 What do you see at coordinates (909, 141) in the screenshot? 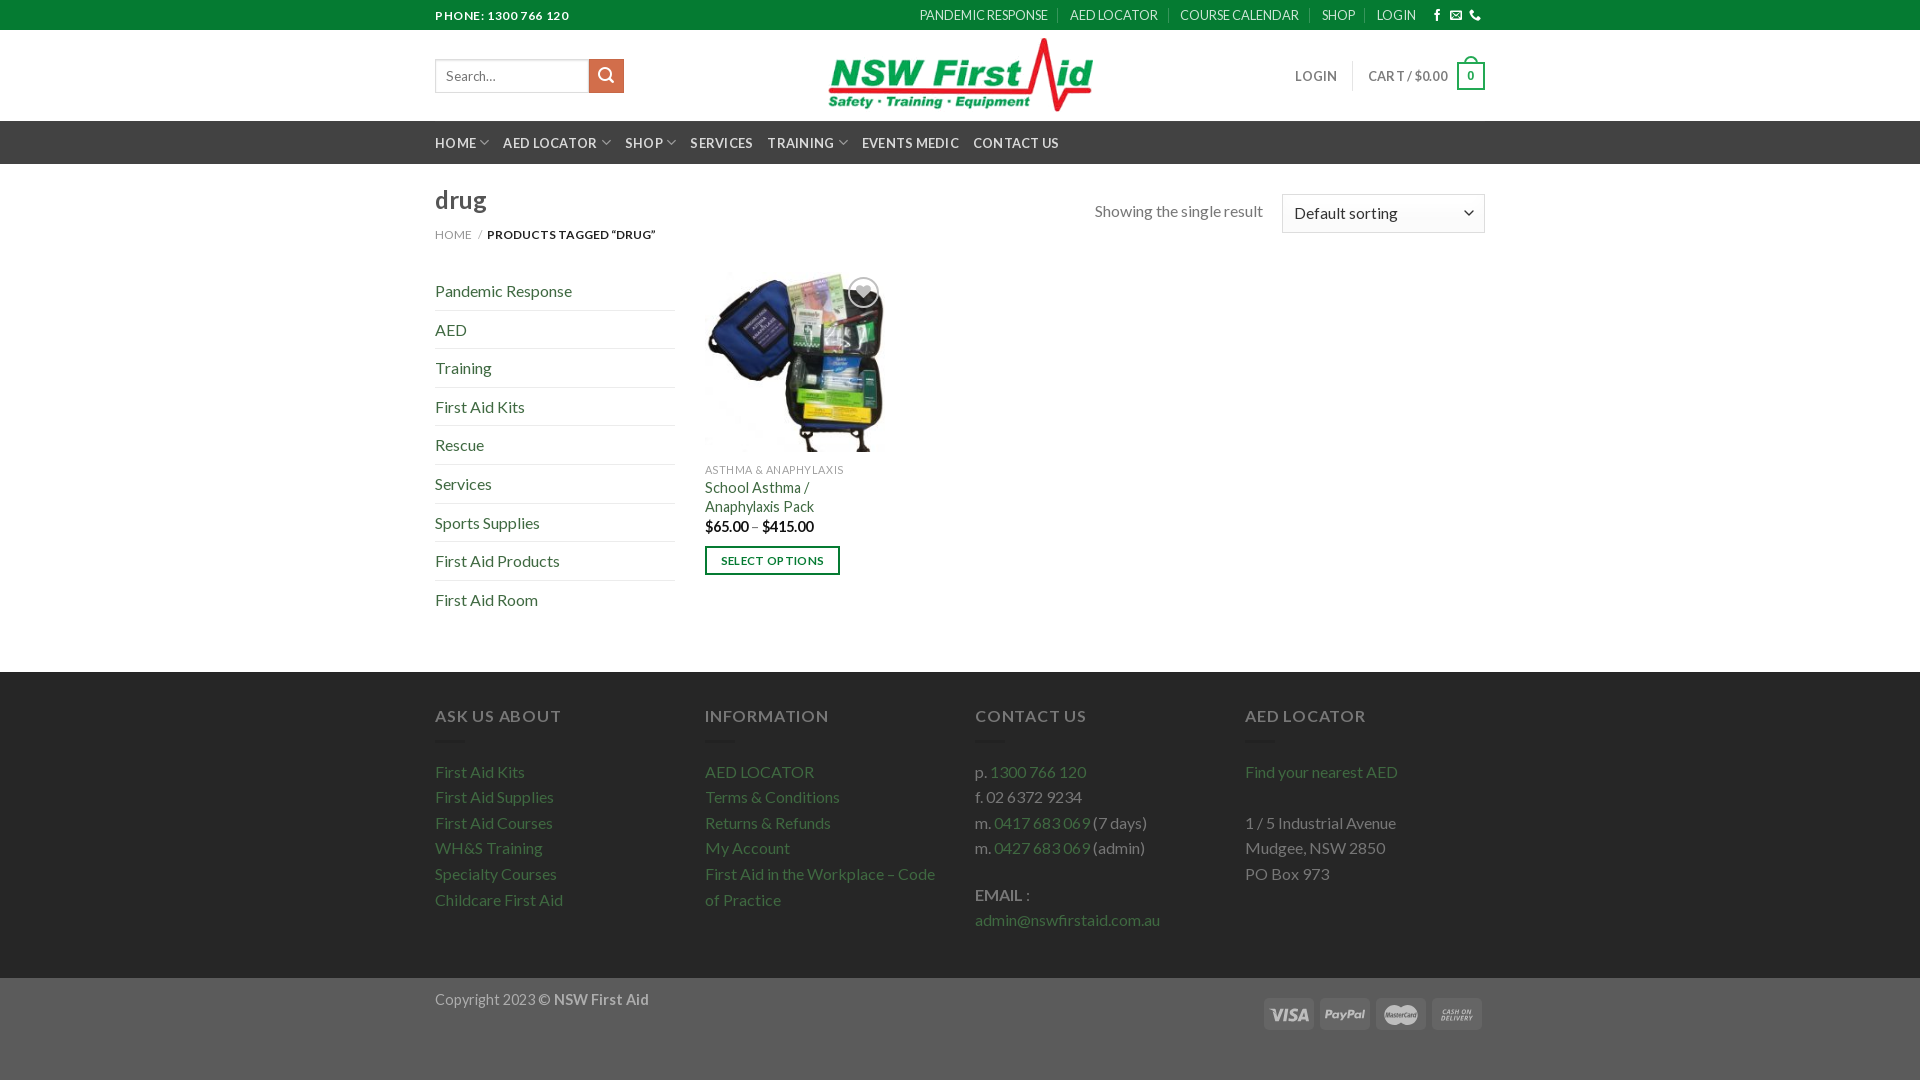
I see `'EVENTS MEDIC'` at bounding box center [909, 141].